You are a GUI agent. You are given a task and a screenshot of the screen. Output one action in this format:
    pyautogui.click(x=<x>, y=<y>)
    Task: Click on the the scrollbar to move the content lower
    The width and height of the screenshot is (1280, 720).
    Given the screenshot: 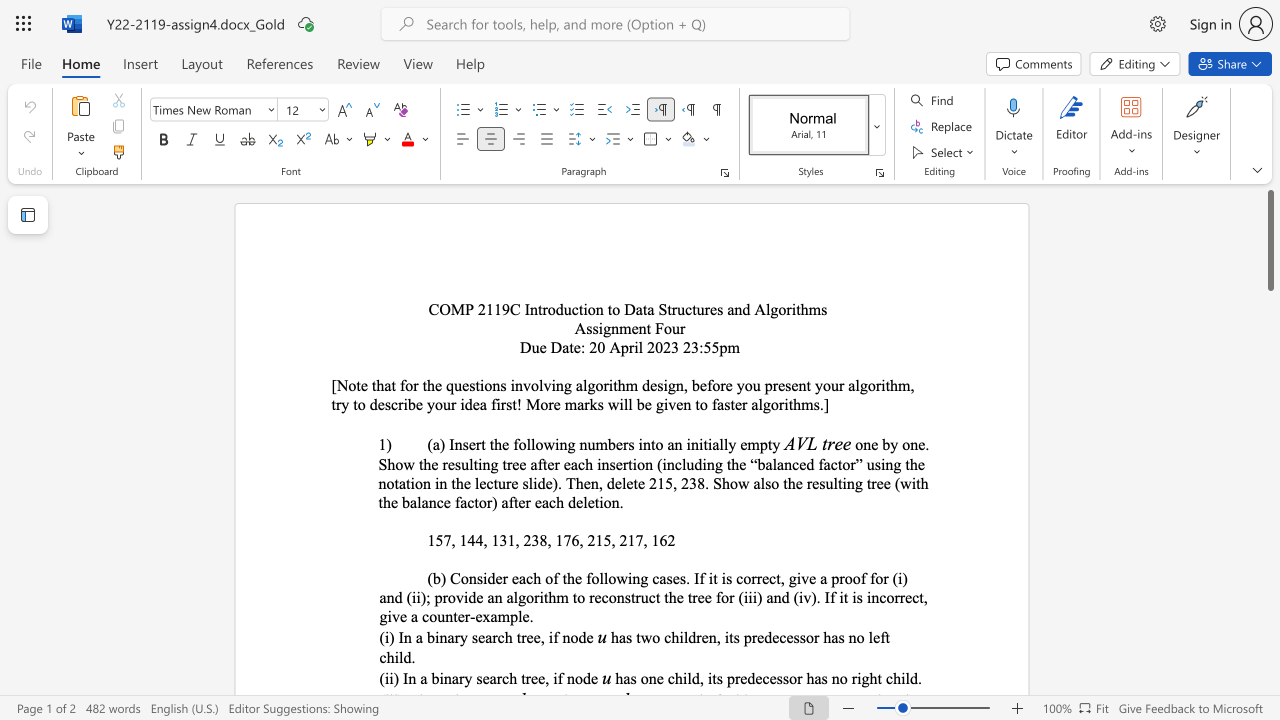 What is the action you would take?
    pyautogui.click(x=1269, y=380)
    